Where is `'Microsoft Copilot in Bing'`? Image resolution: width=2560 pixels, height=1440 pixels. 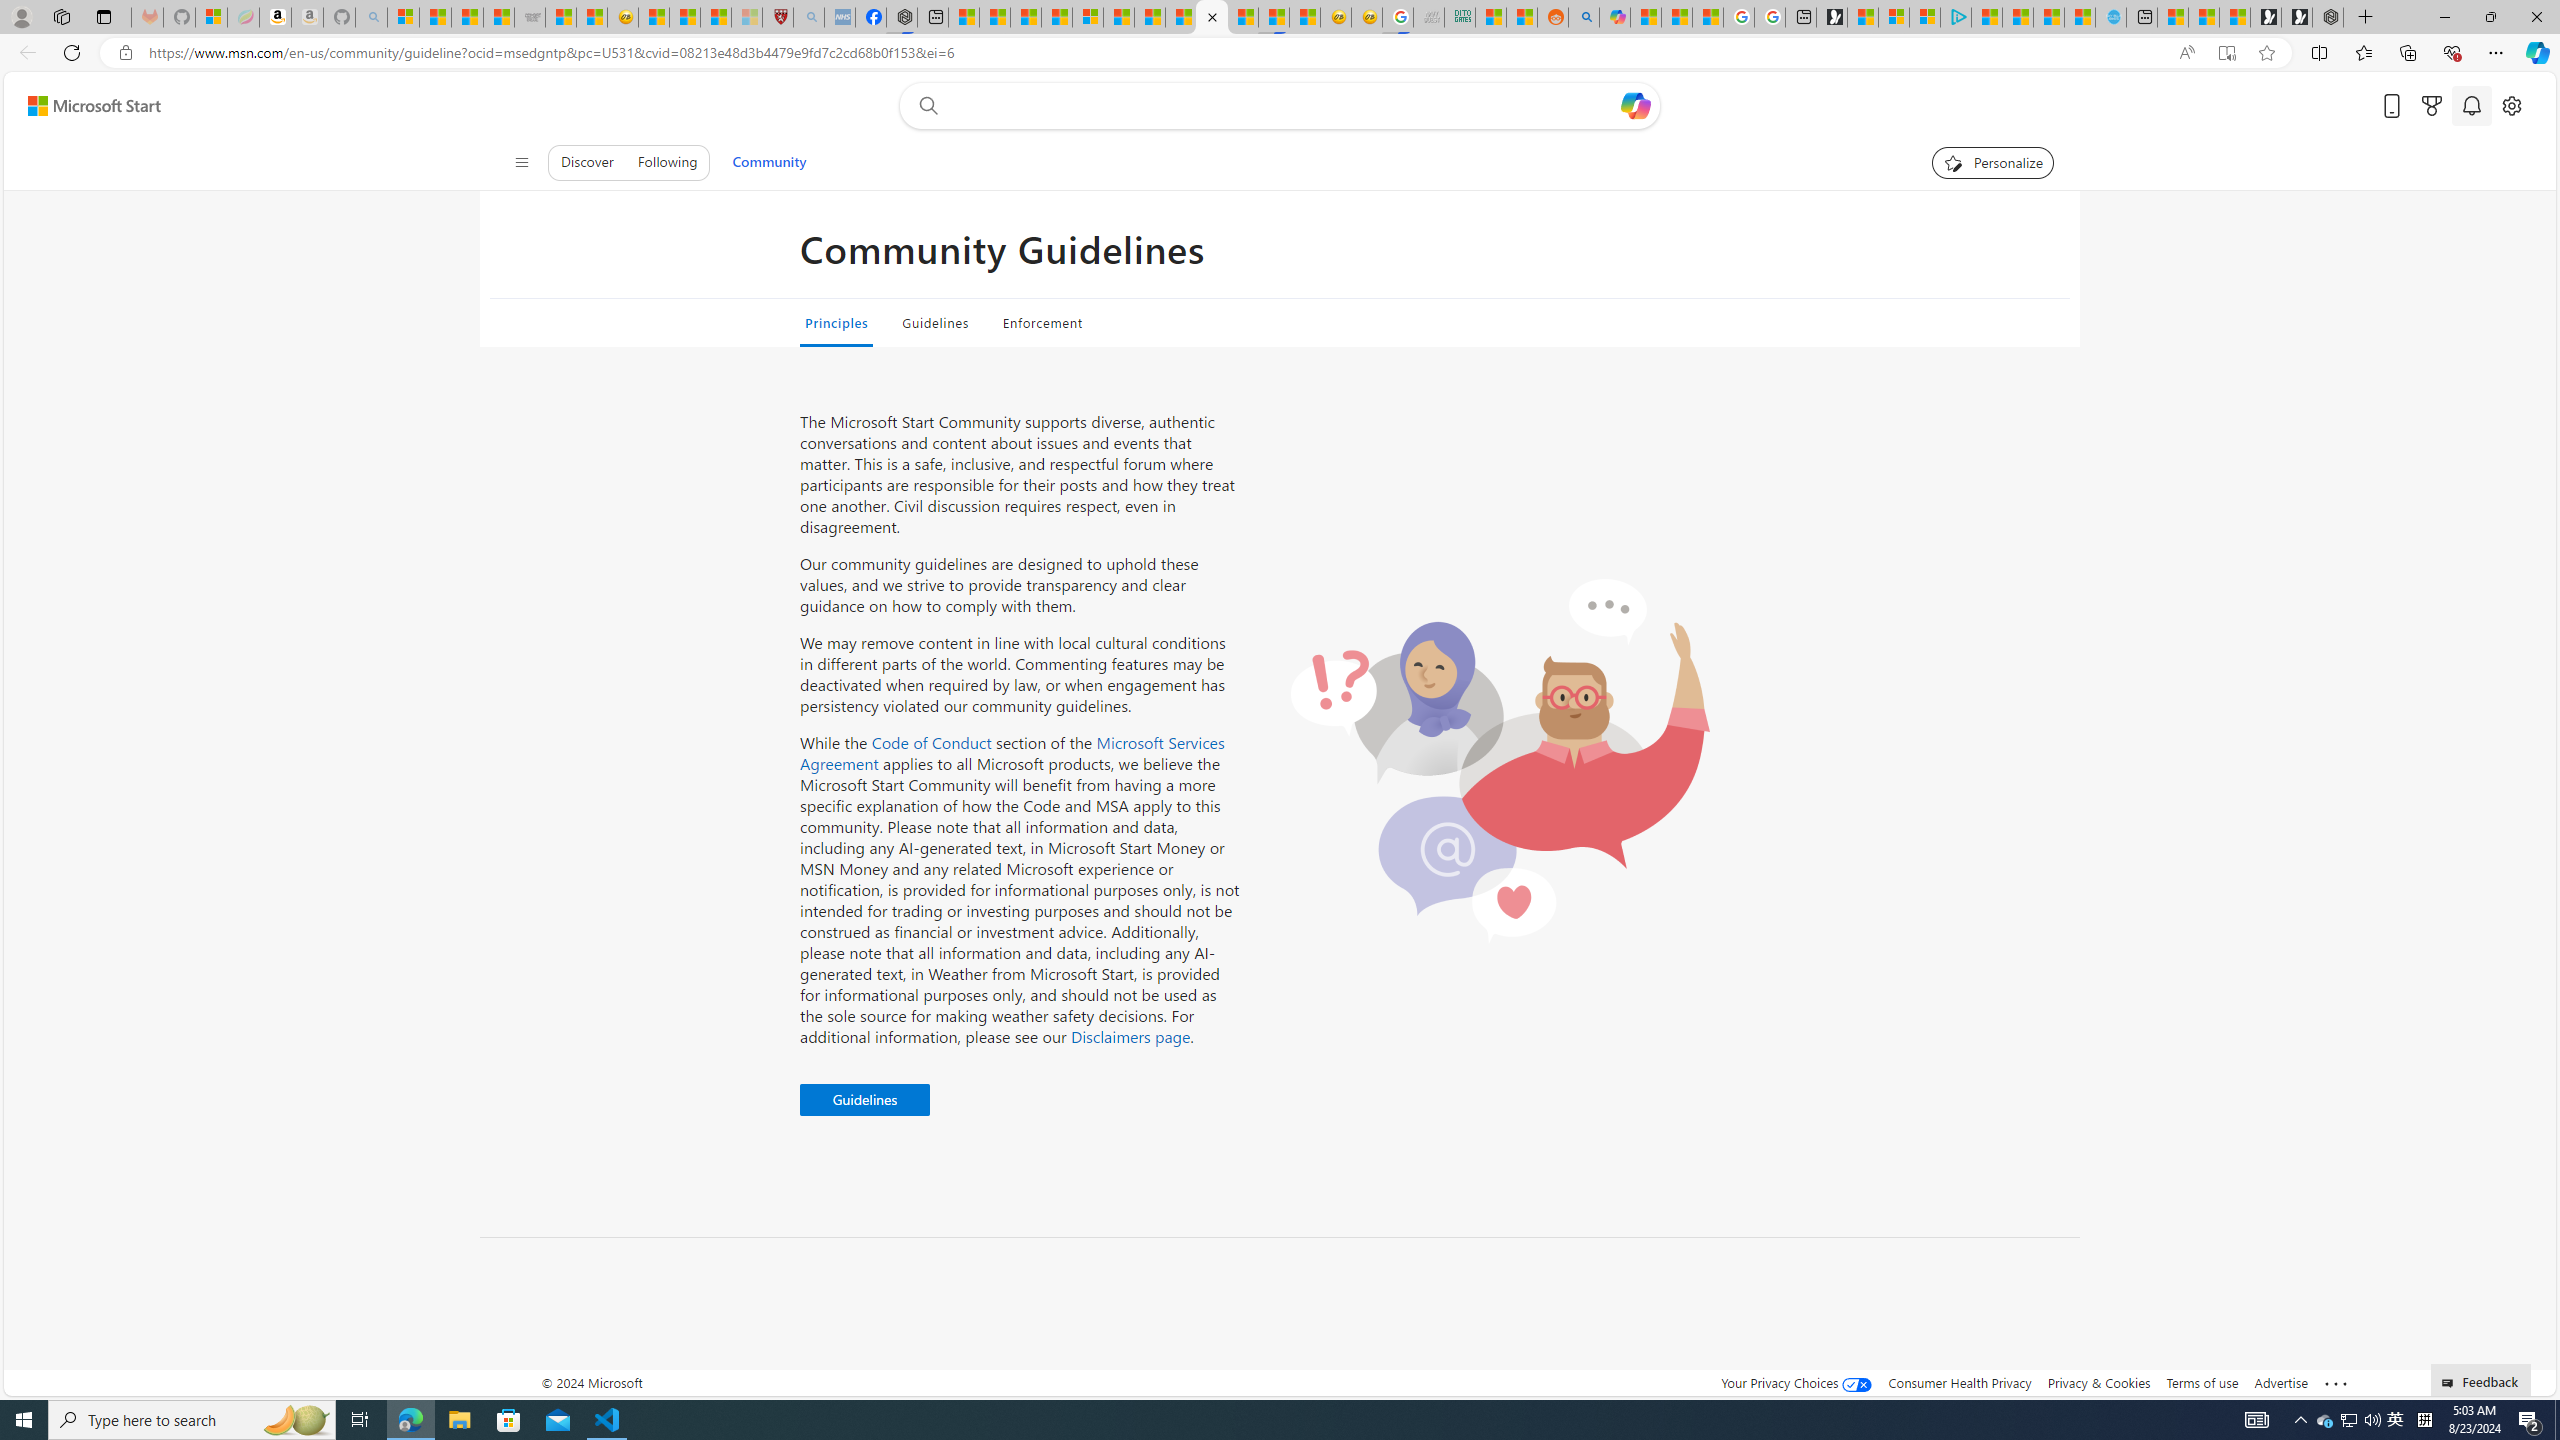 'Microsoft Copilot in Bing' is located at coordinates (1614, 16).